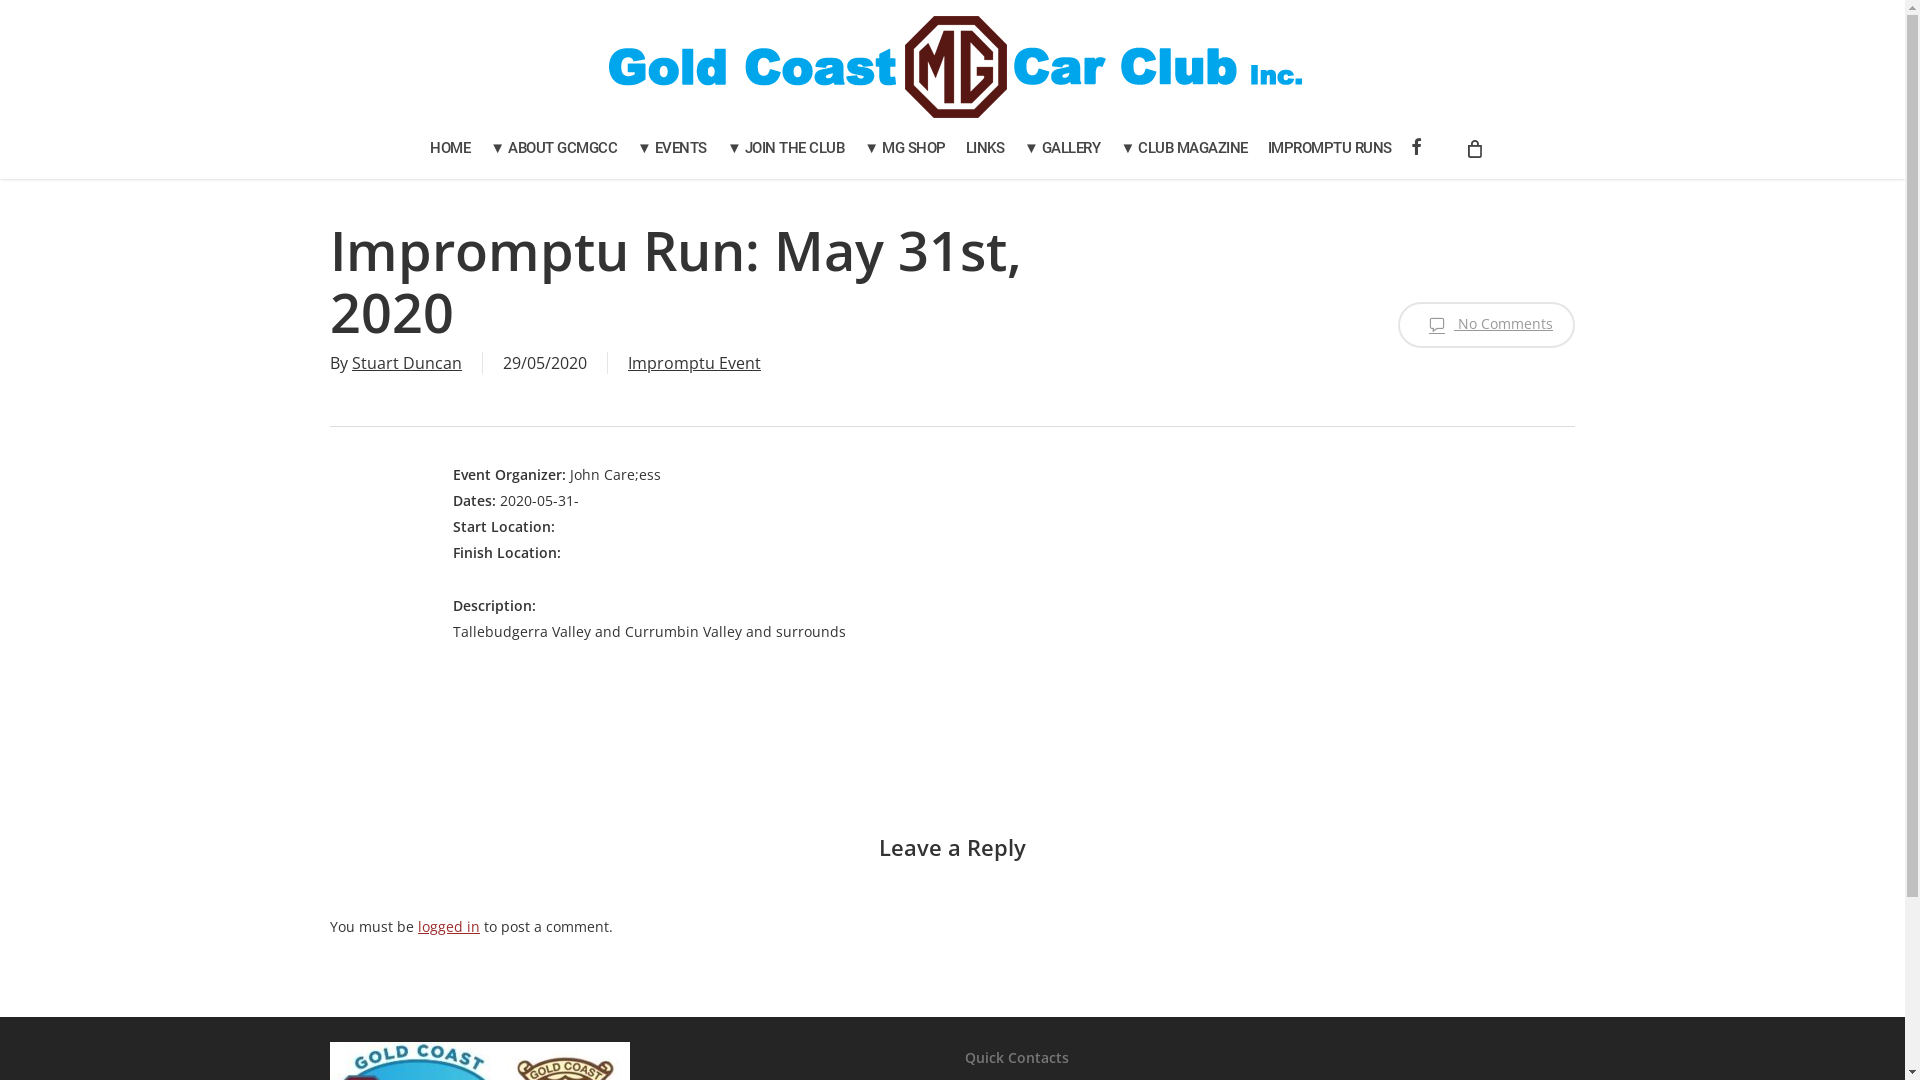  Describe the element at coordinates (985, 146) in the screenshot. I see `'LINKS'` at that location.